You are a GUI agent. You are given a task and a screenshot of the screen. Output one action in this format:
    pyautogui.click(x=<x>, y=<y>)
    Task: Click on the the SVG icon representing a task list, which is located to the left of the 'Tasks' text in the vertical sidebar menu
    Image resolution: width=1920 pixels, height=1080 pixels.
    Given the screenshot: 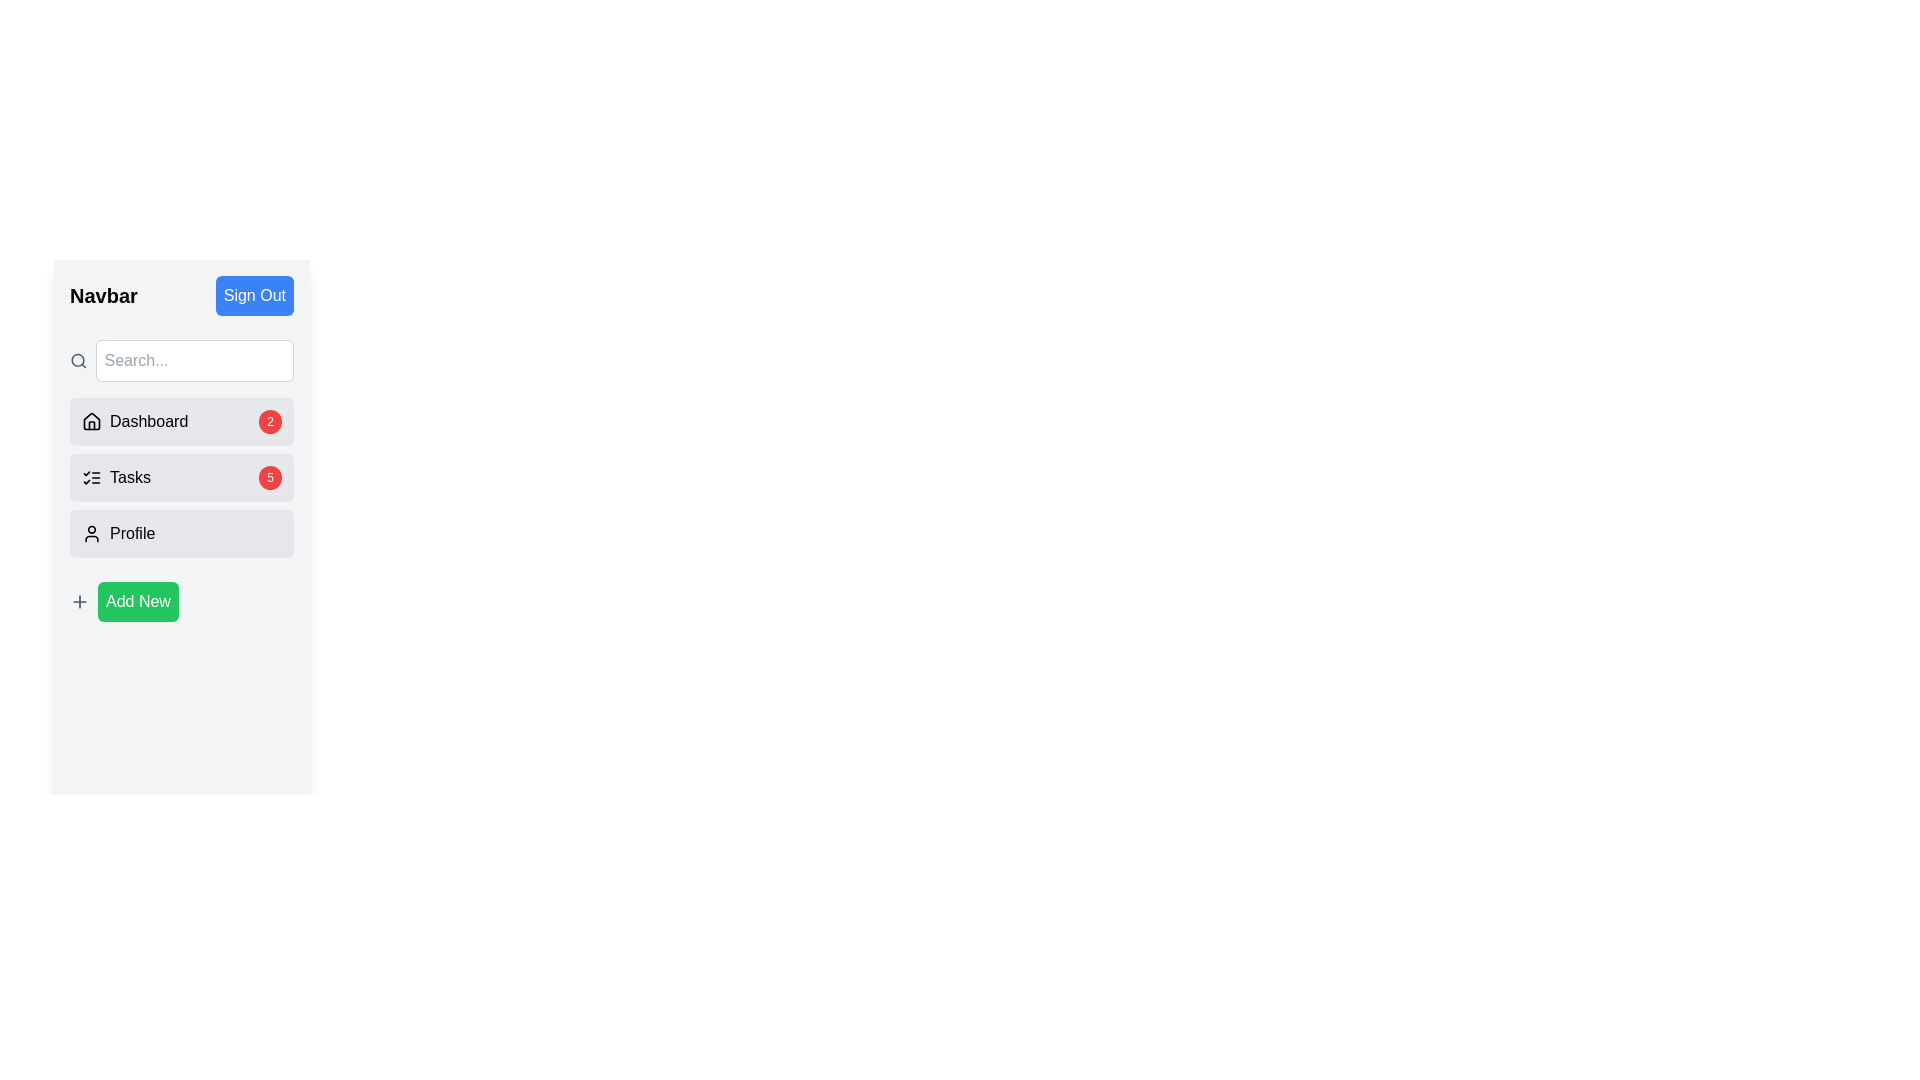 What is the action you would take?
    pyautogui.click(x=90, y=478)
    